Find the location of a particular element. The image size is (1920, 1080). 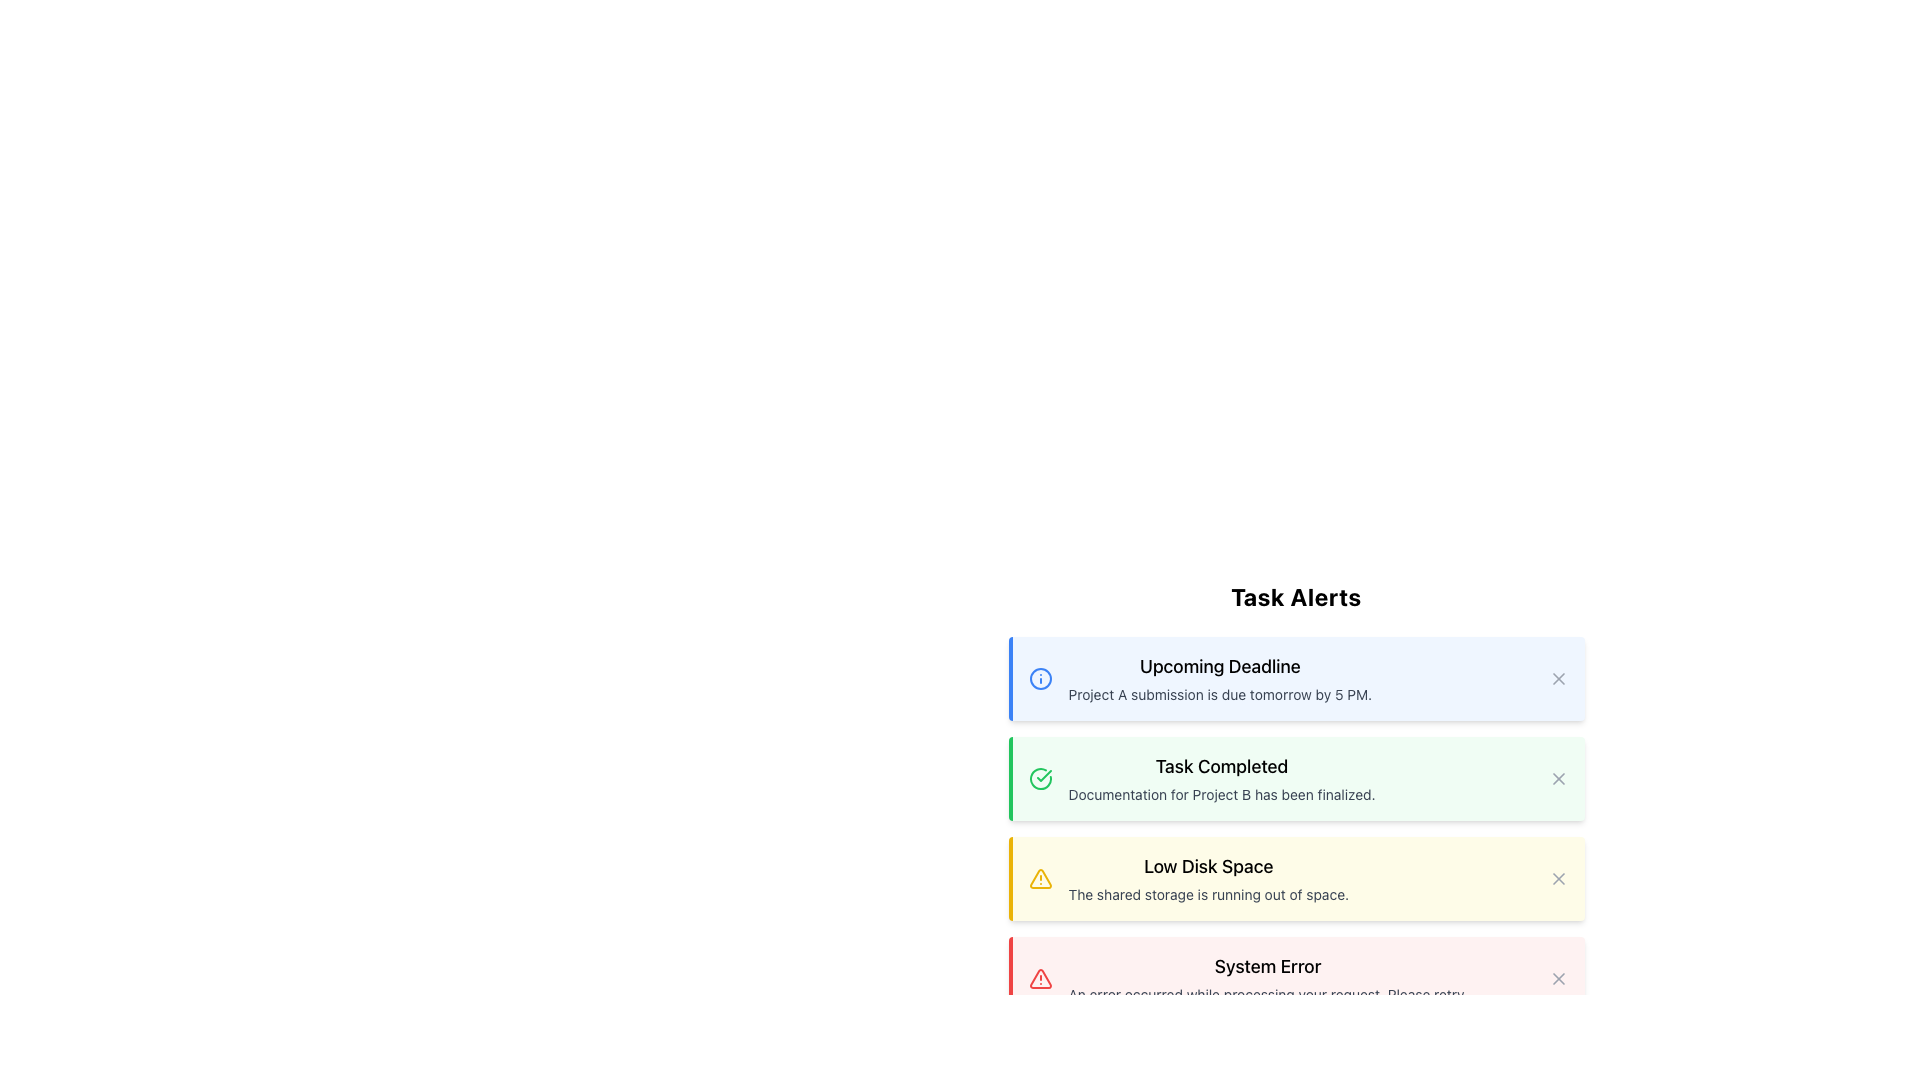

the text label stating 'Task Completed', which is prominently displayed in a bold font with a light green background, indicating a notification's title is located at coordinates (1221, 766).